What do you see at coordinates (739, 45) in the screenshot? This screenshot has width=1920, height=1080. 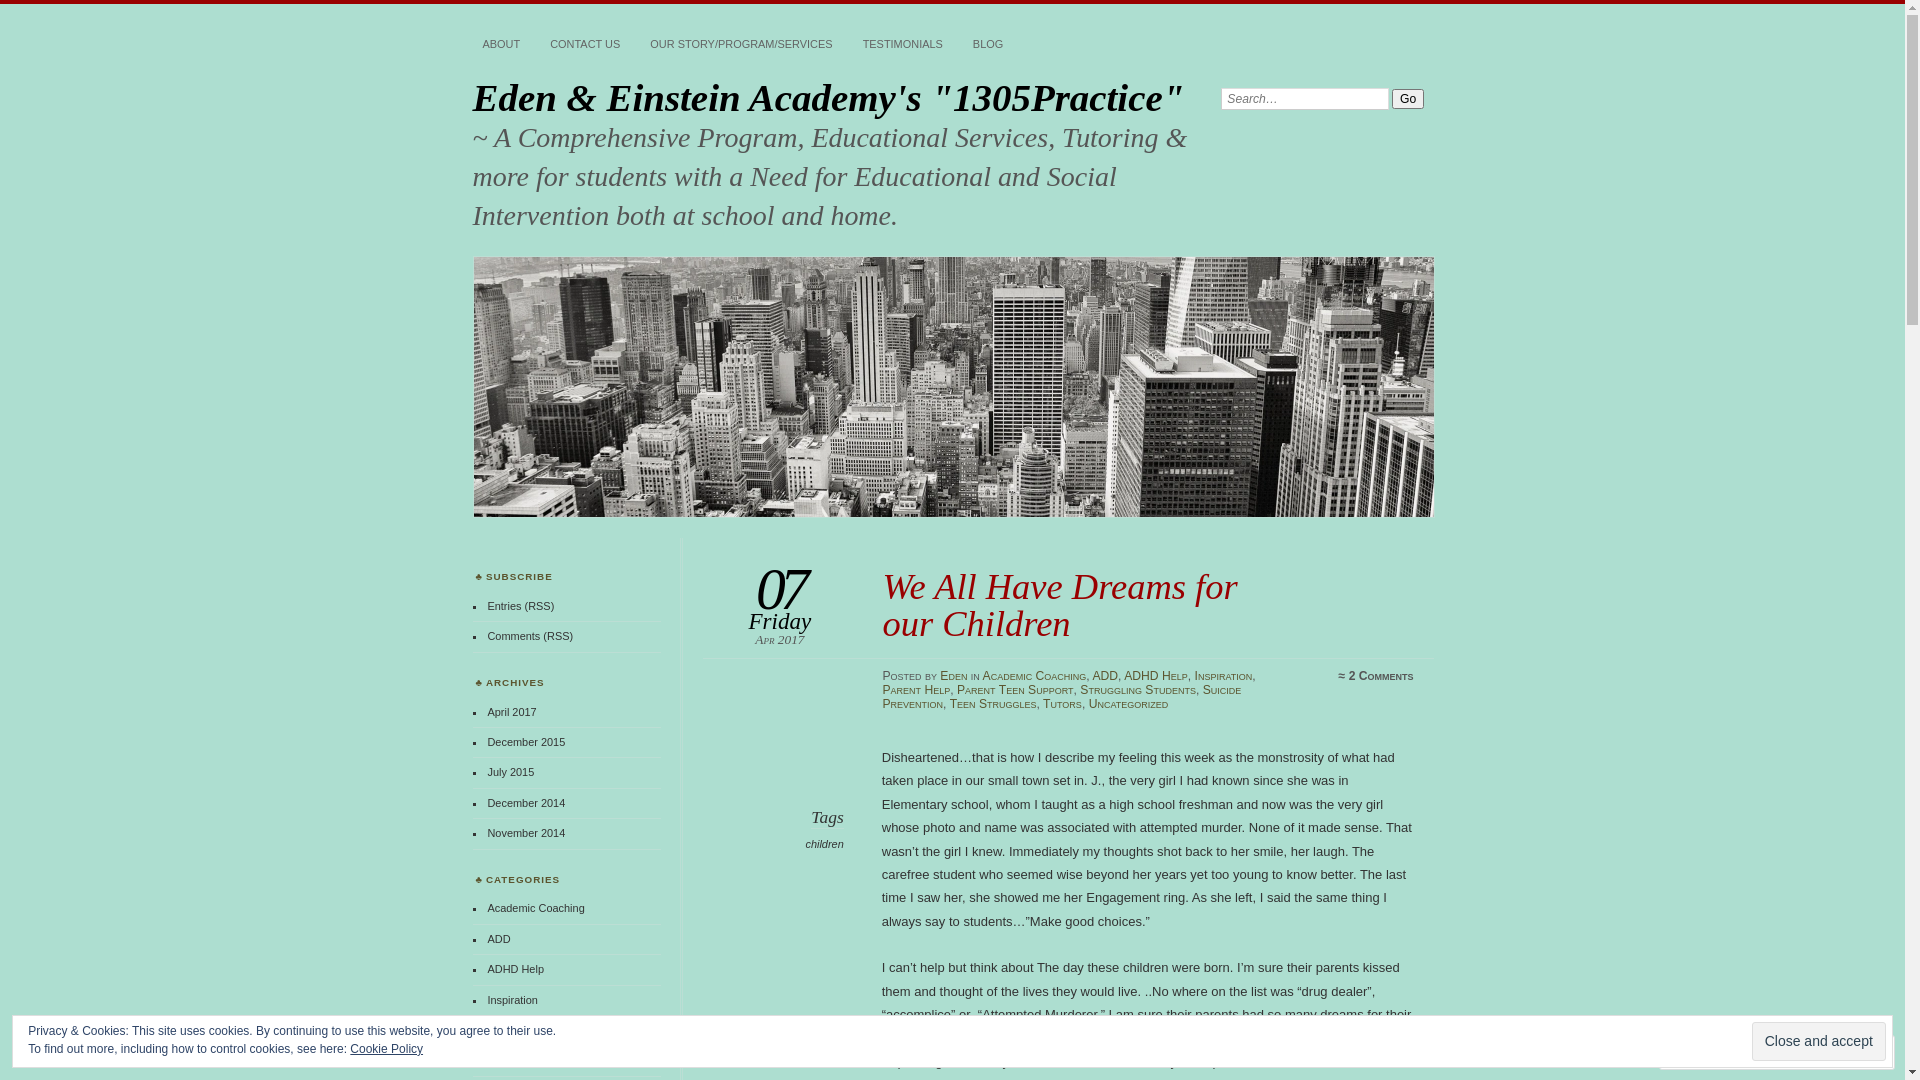 I see `'OUR STORY/PROGRAM/SERVICES'` at bounding box center [739, 45].